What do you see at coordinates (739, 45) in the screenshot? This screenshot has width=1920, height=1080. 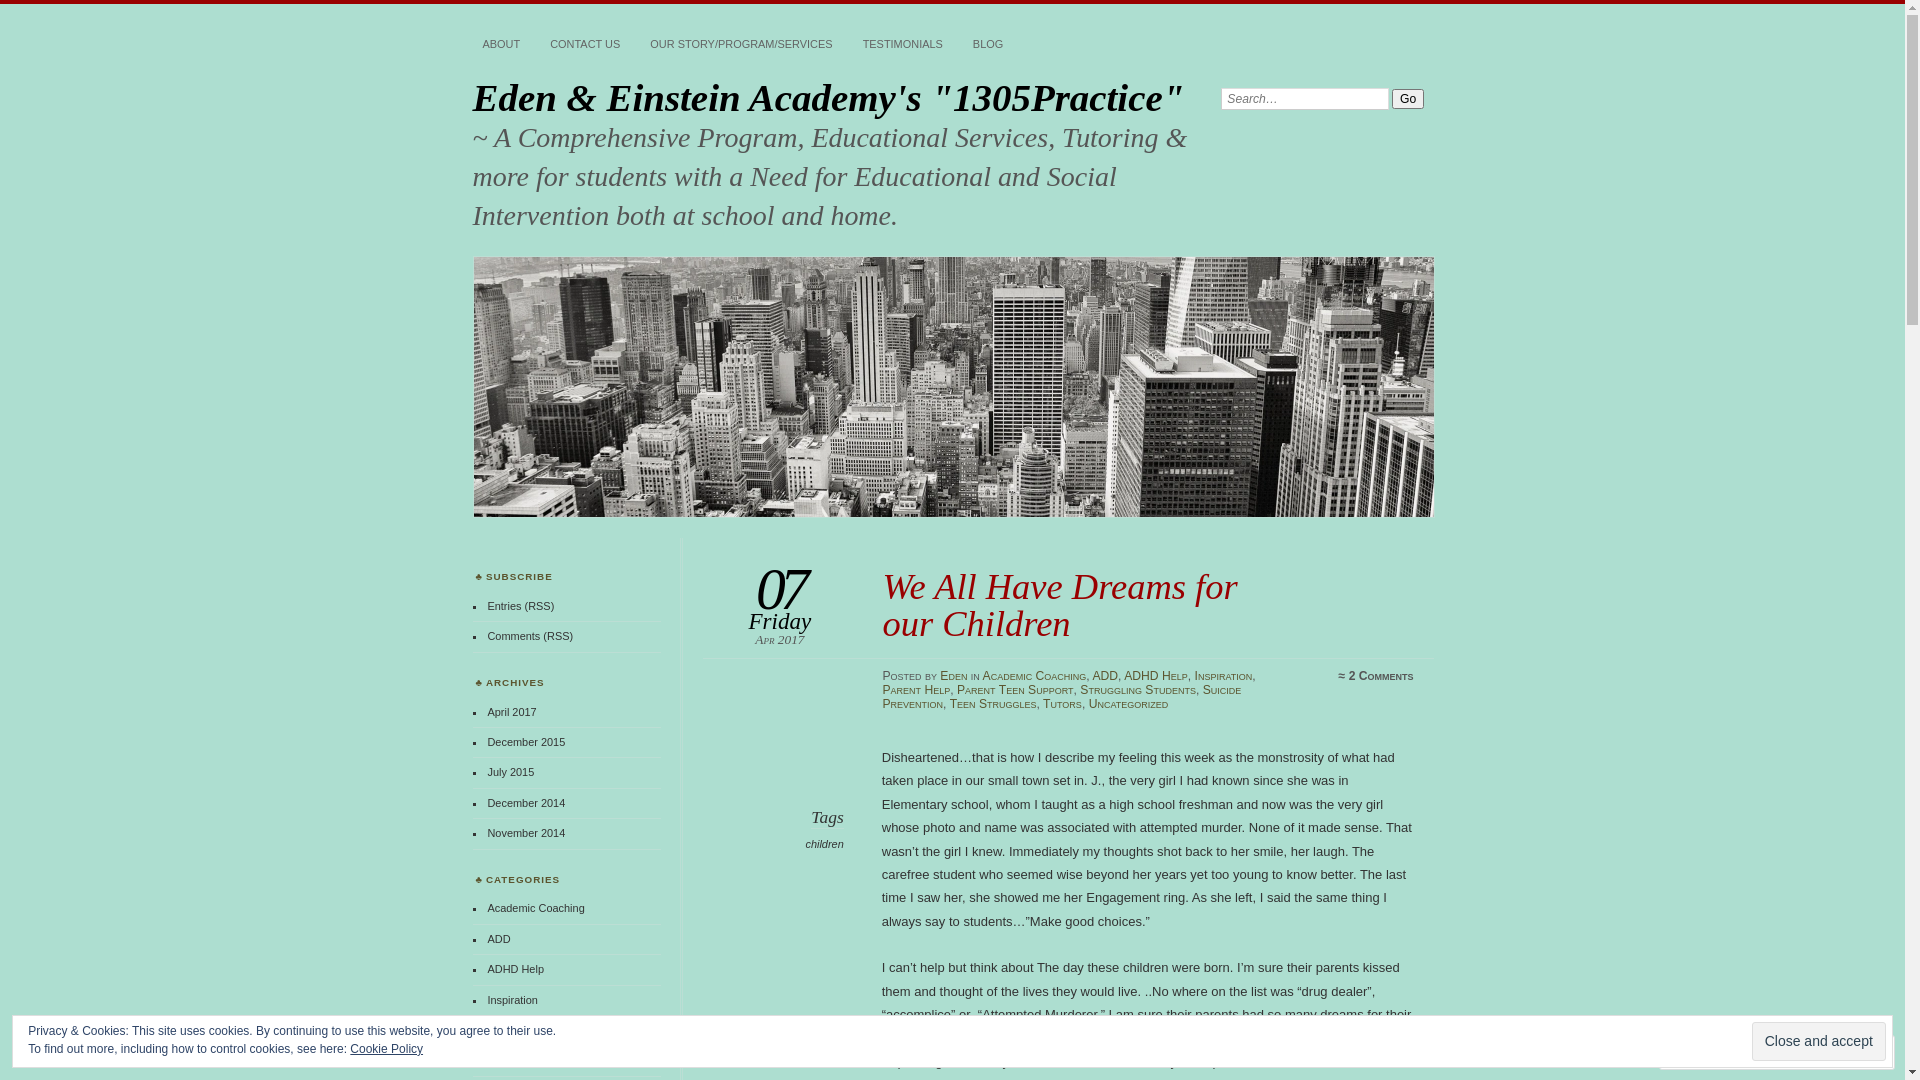 I see `'OUR STORY/PROGRAM/SERVICES'` at bounding box center [739, 45].